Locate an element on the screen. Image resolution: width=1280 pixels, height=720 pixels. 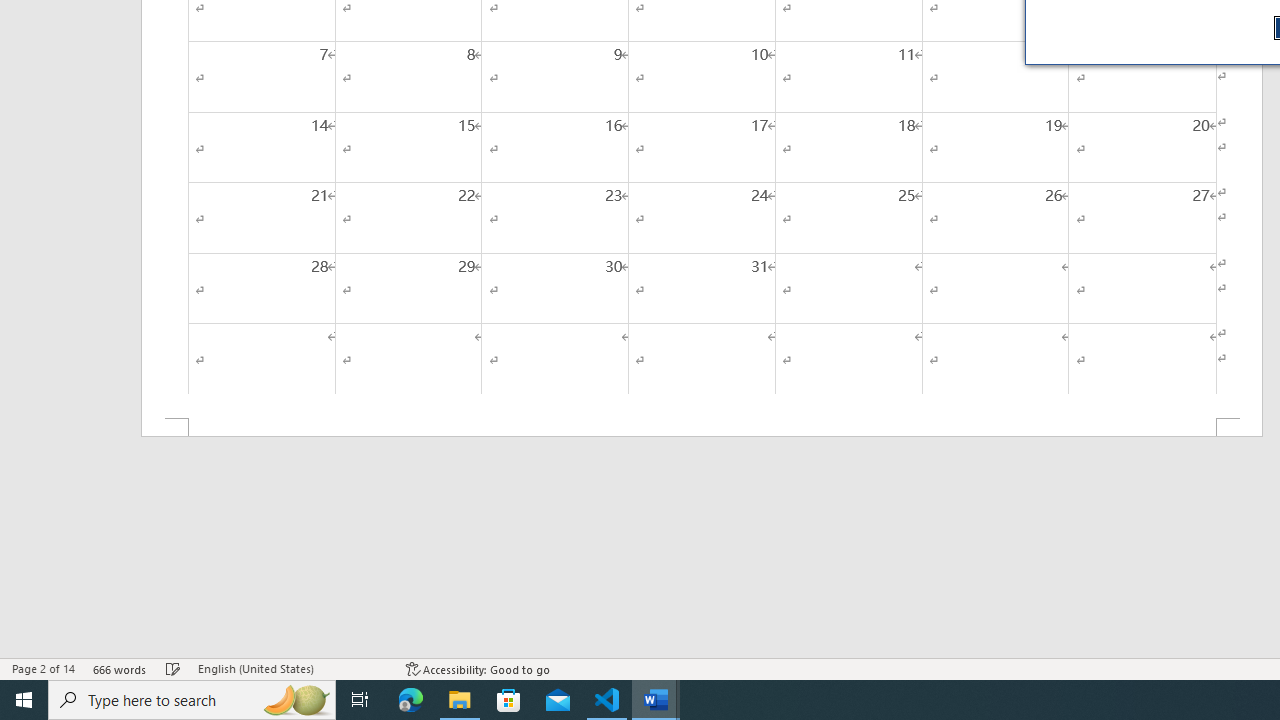
'Microsoft Edge' is located at coordinates (410, 698).